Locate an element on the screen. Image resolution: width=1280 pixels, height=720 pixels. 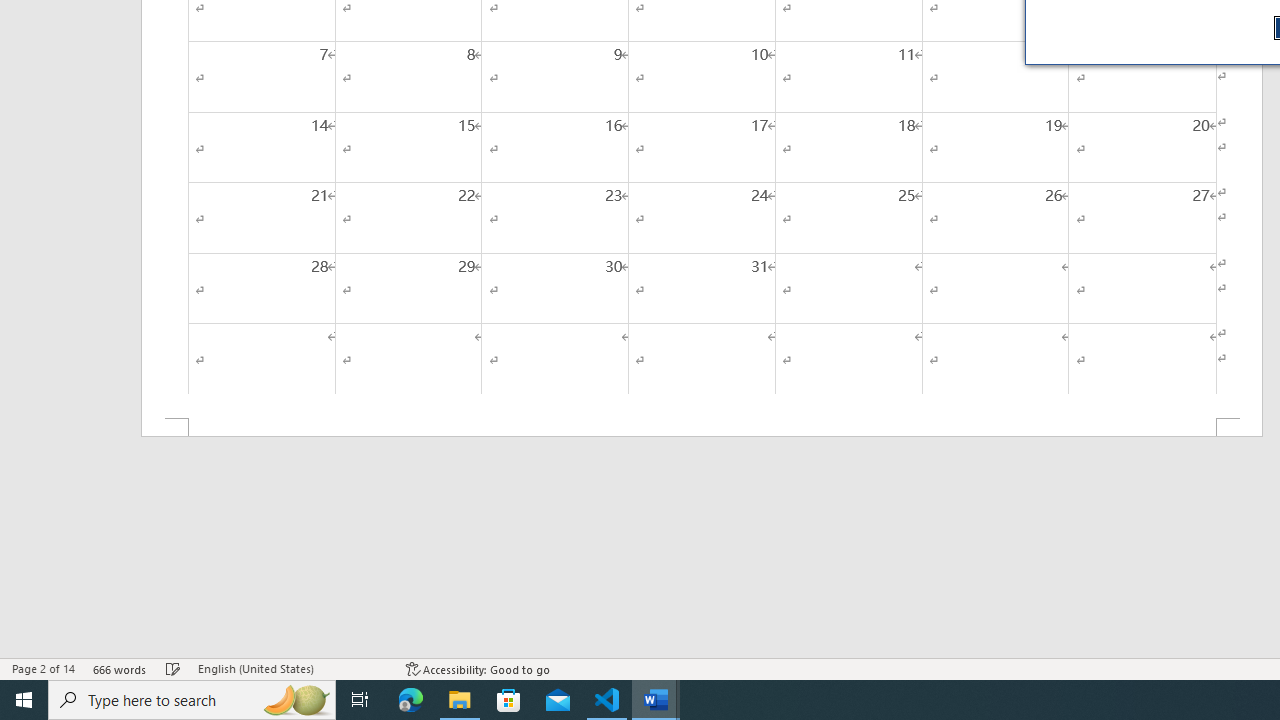
'Microsoft Edge' is located at coordinates (410, 698).